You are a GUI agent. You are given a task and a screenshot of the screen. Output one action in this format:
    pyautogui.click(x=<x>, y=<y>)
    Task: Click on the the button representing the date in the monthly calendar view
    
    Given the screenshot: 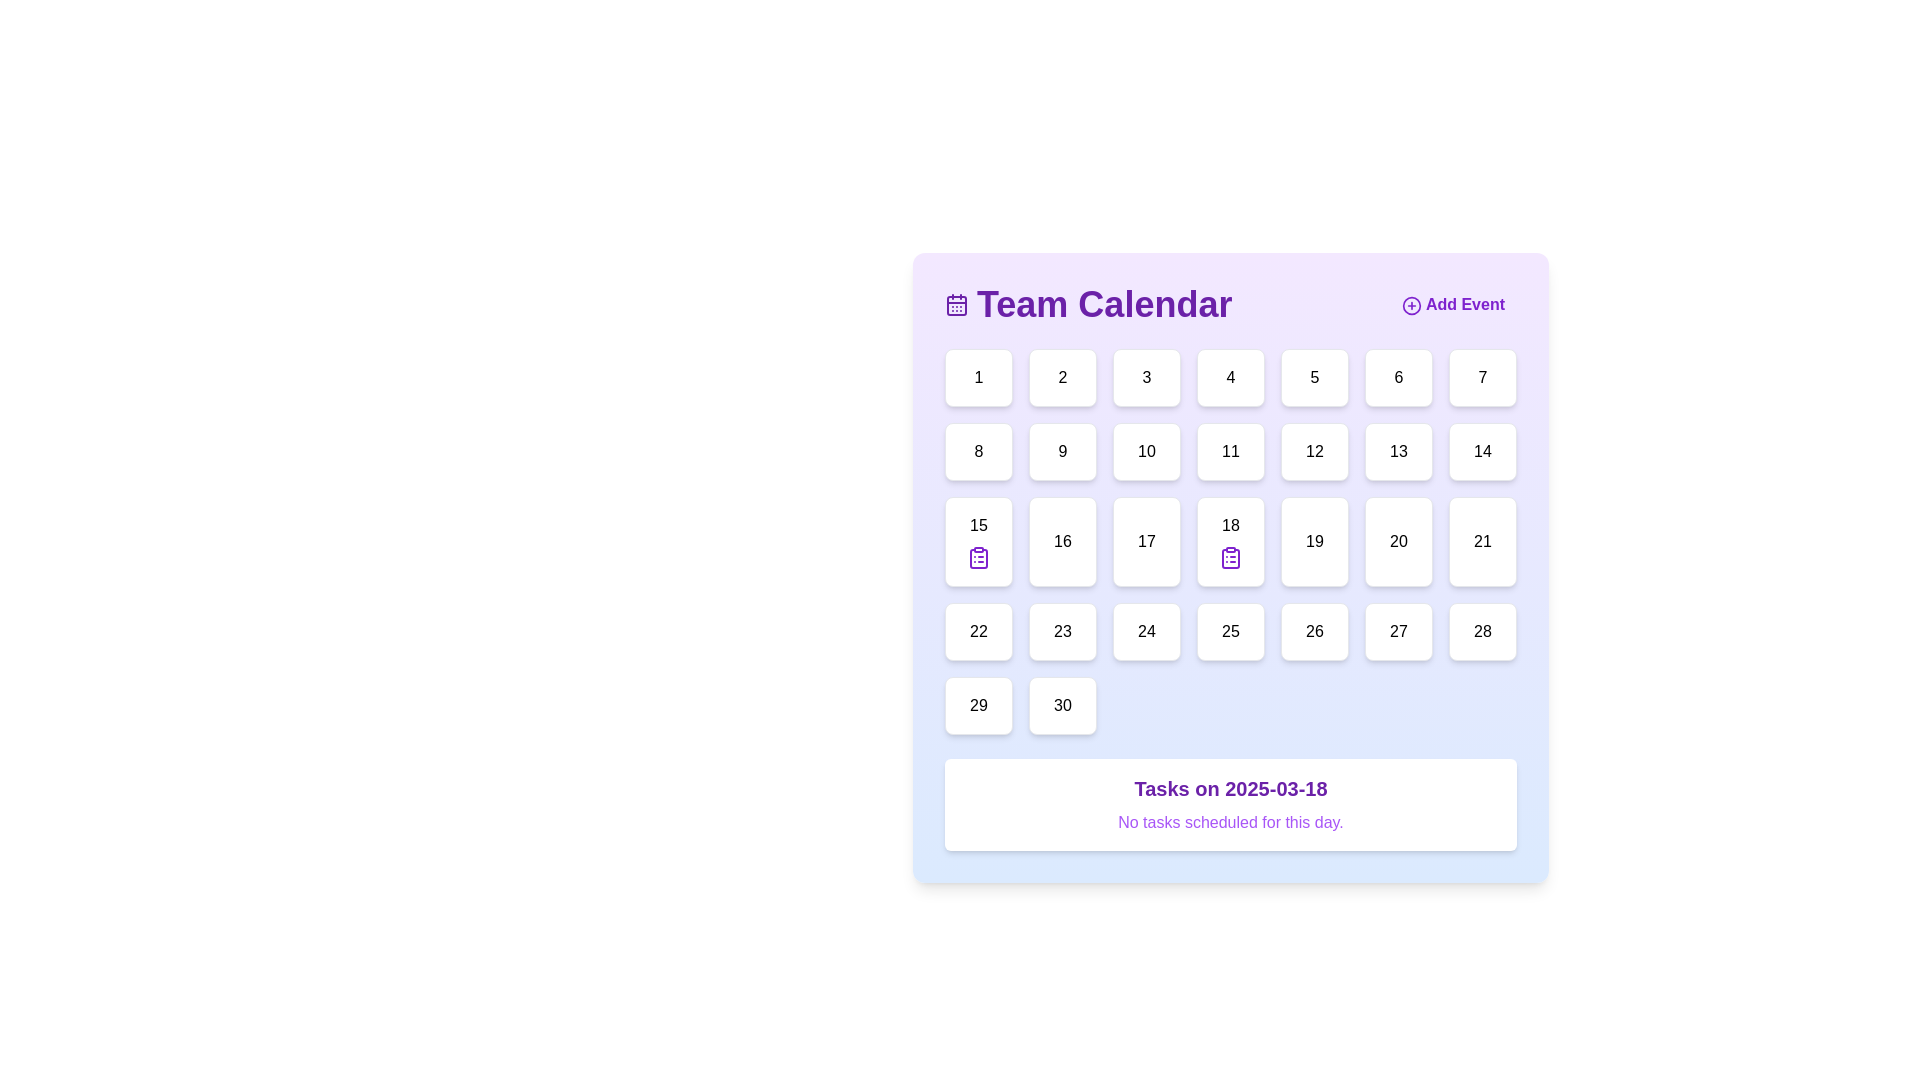 What is the action you would take?
    pyautogui.click(x=979, y=704)
    